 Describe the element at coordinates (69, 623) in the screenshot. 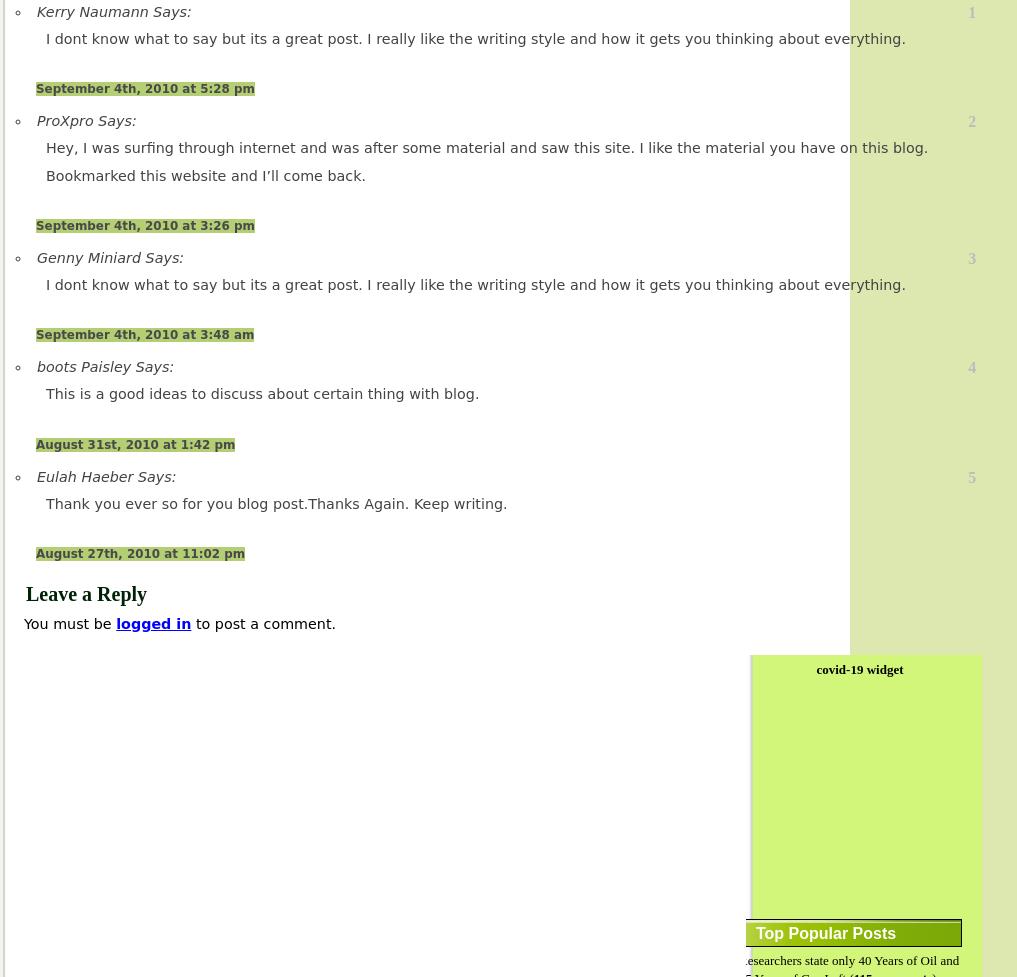

I see `'You must be'` at that location.